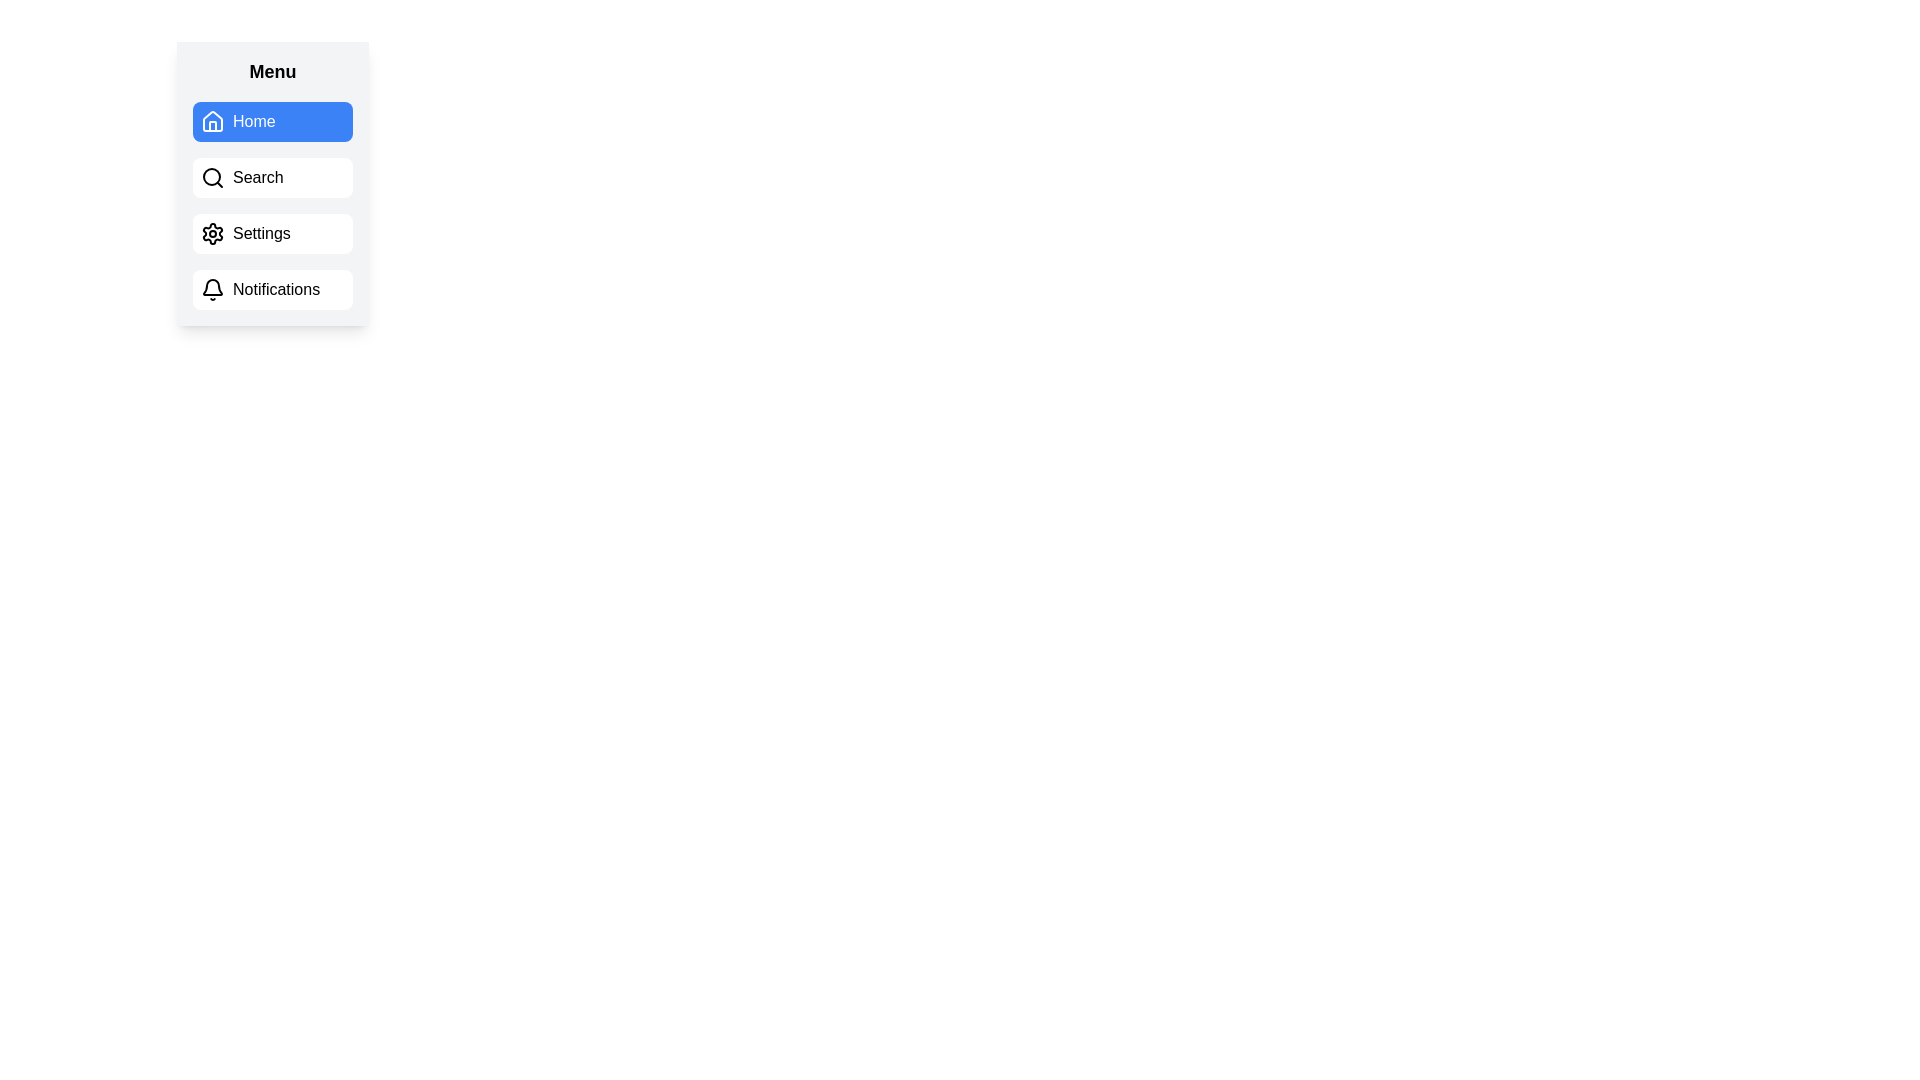  Describe the element at coordinates (272, 122) in the screenshot. I see `the 'Home' button, which is a rectangular button with rounded corners, blue background, and white text, located under the 'Menu' header` at that location.